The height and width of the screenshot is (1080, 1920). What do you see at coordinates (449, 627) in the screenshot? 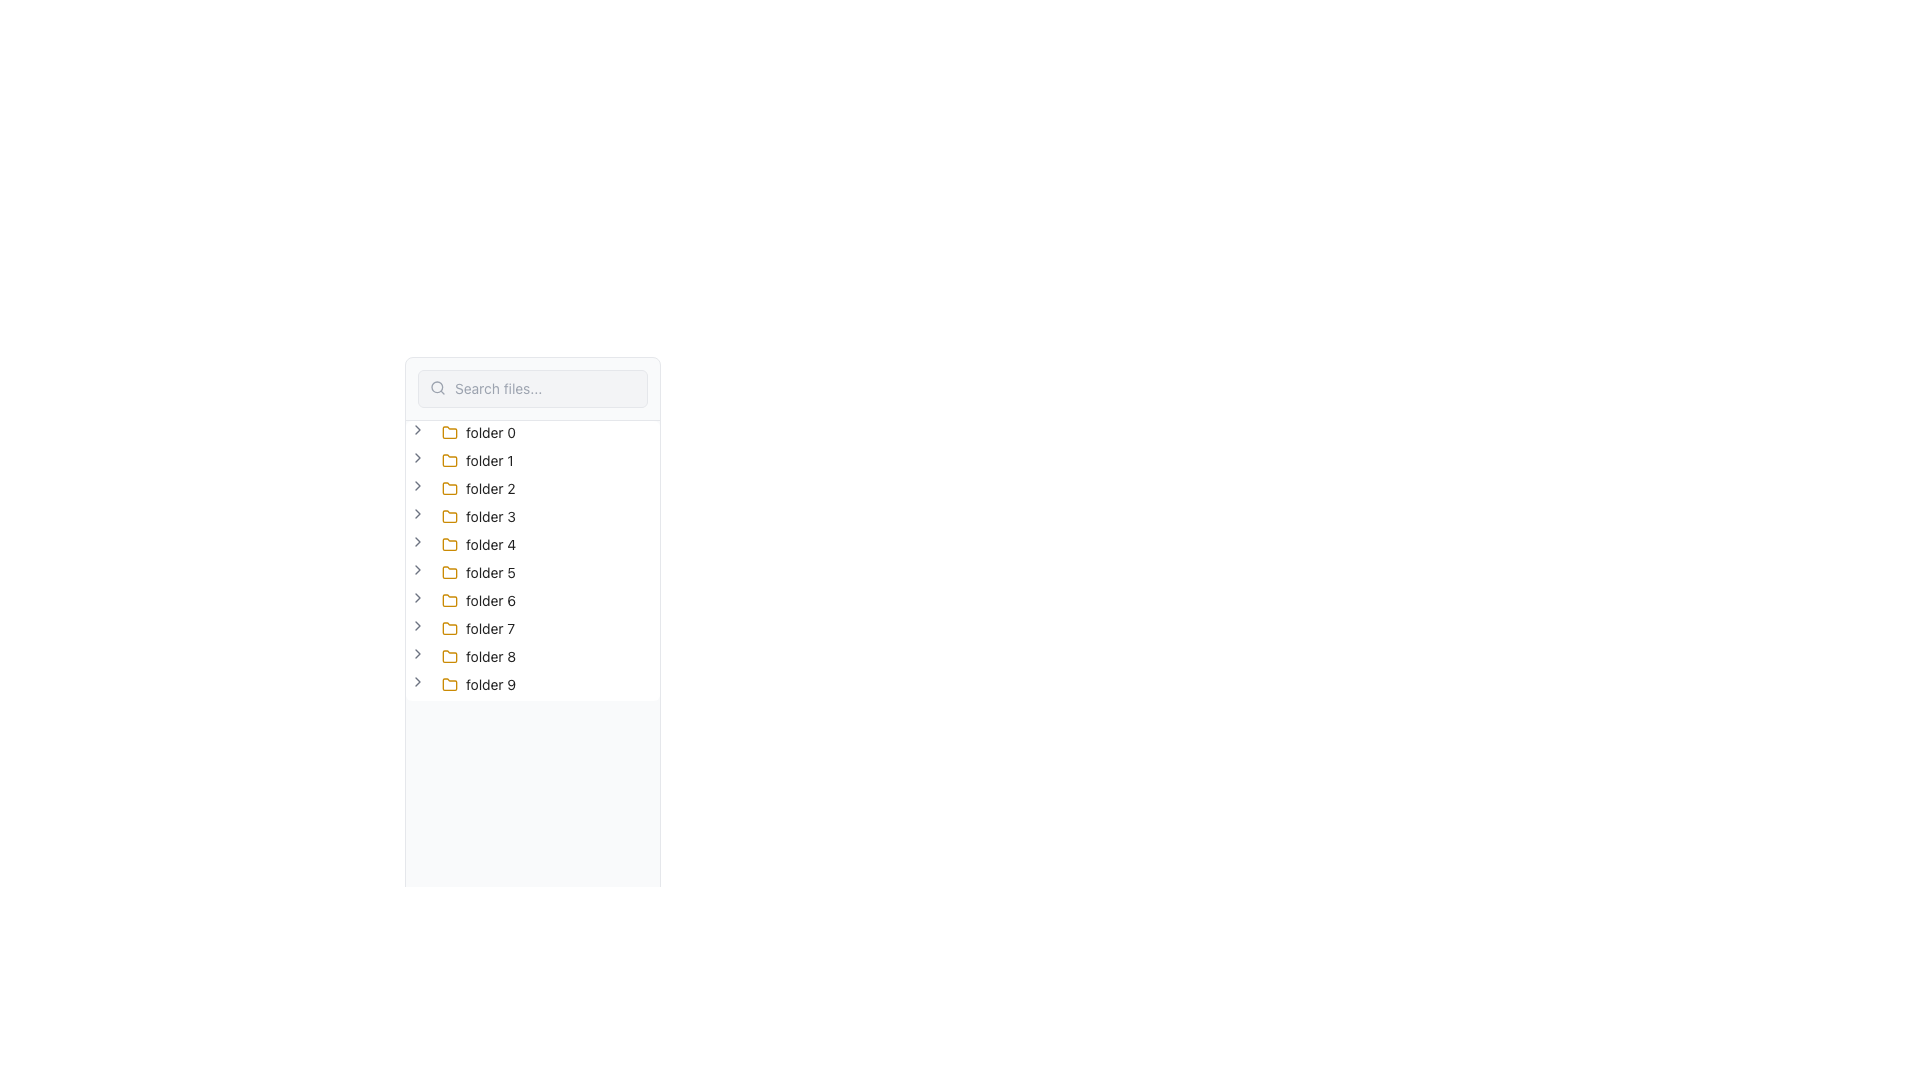
I see `the golden-yellow folder icon located next to the text 'folder 7', which is the seventh item in the hierarchical list` at bounding box center [449, 627].